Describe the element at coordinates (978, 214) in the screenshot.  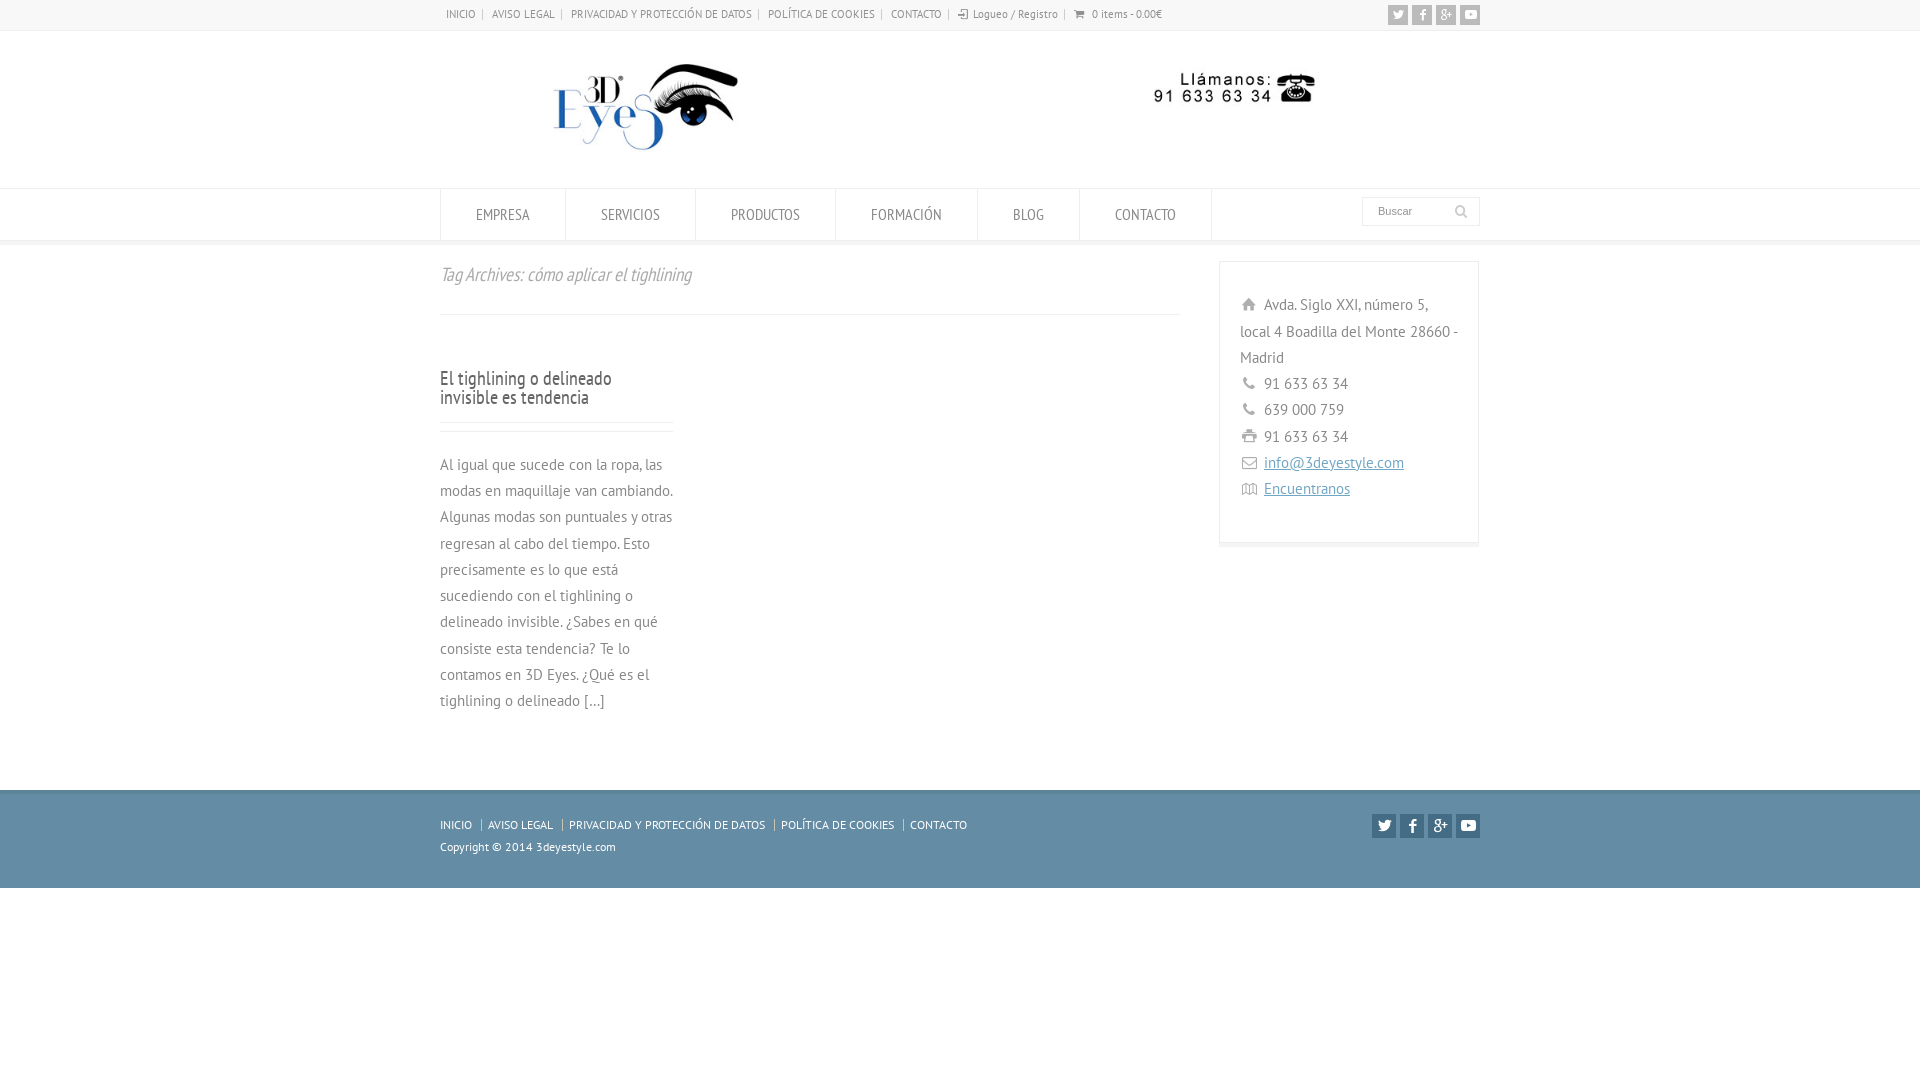
I see `'BLOG'` at that location.